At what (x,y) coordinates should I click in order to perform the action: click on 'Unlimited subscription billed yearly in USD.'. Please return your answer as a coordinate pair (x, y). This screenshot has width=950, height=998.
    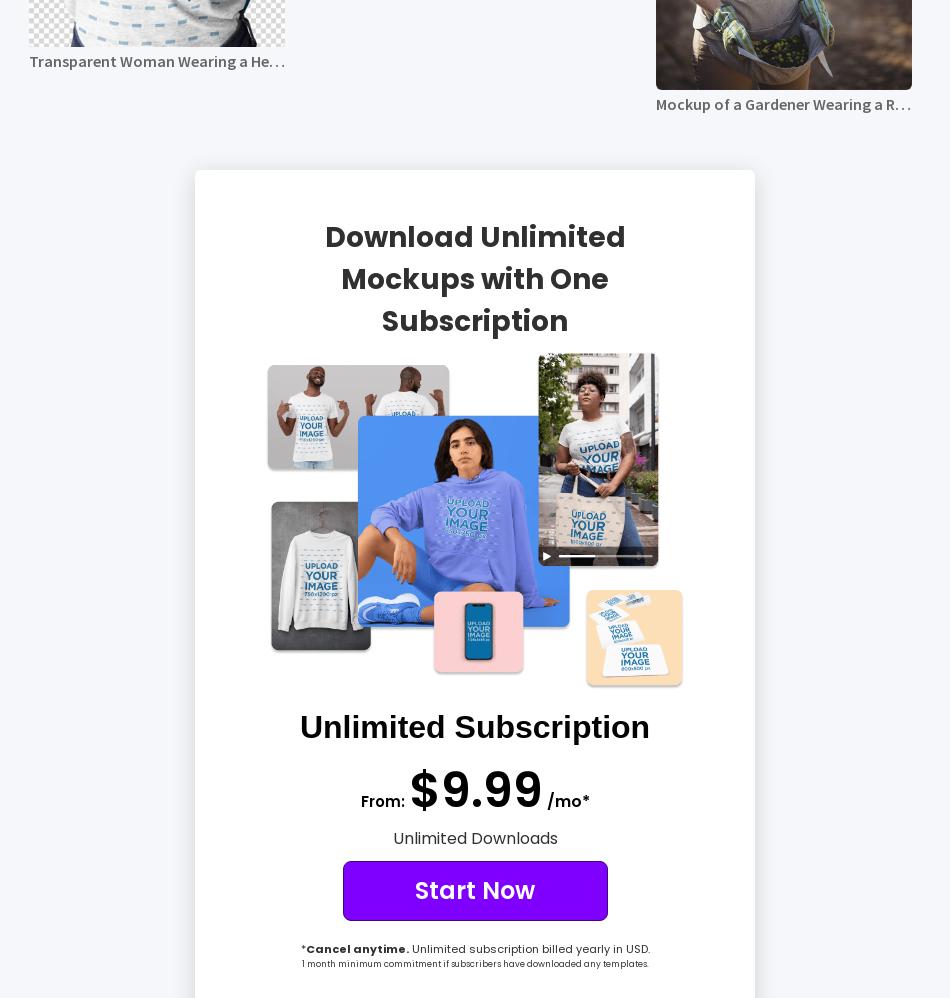
    Looking at the image, I should click on (528, 948).